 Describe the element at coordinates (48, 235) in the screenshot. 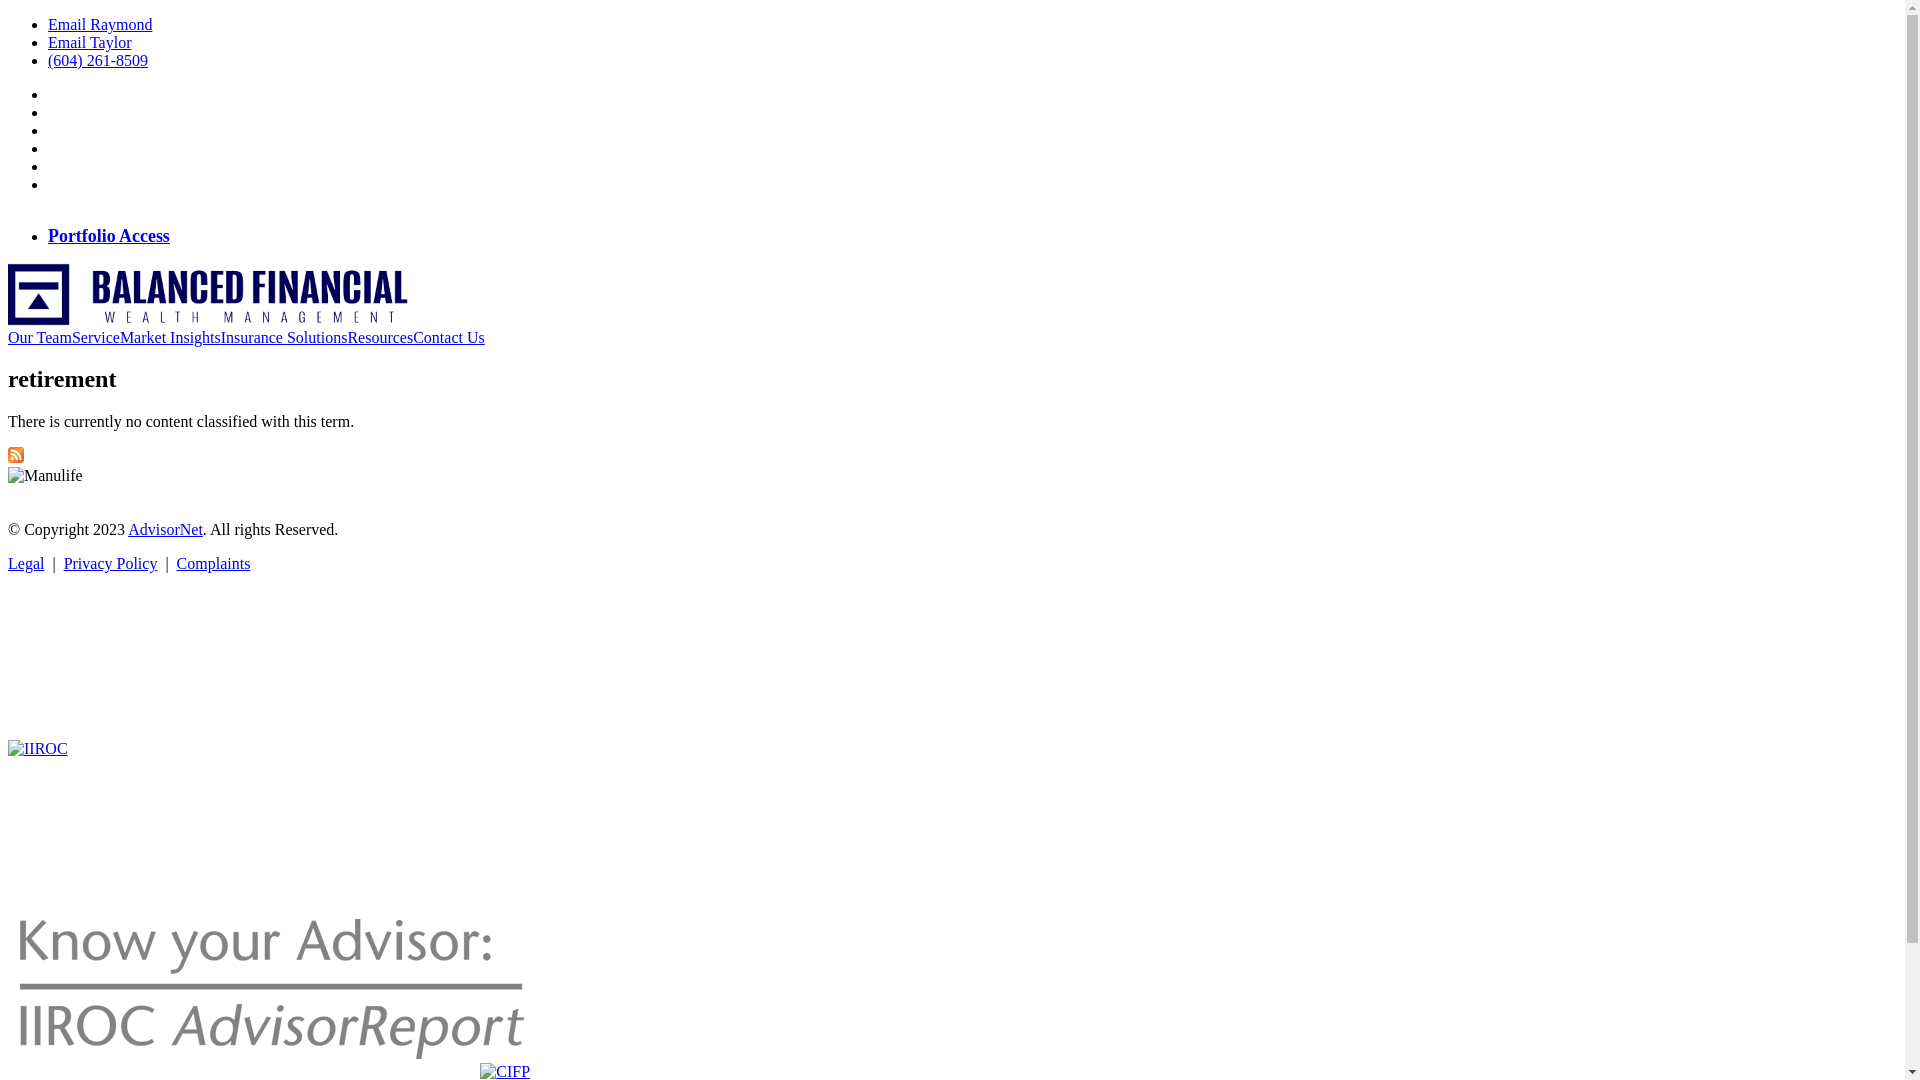

I see `'Portfolio Access'` at that location.